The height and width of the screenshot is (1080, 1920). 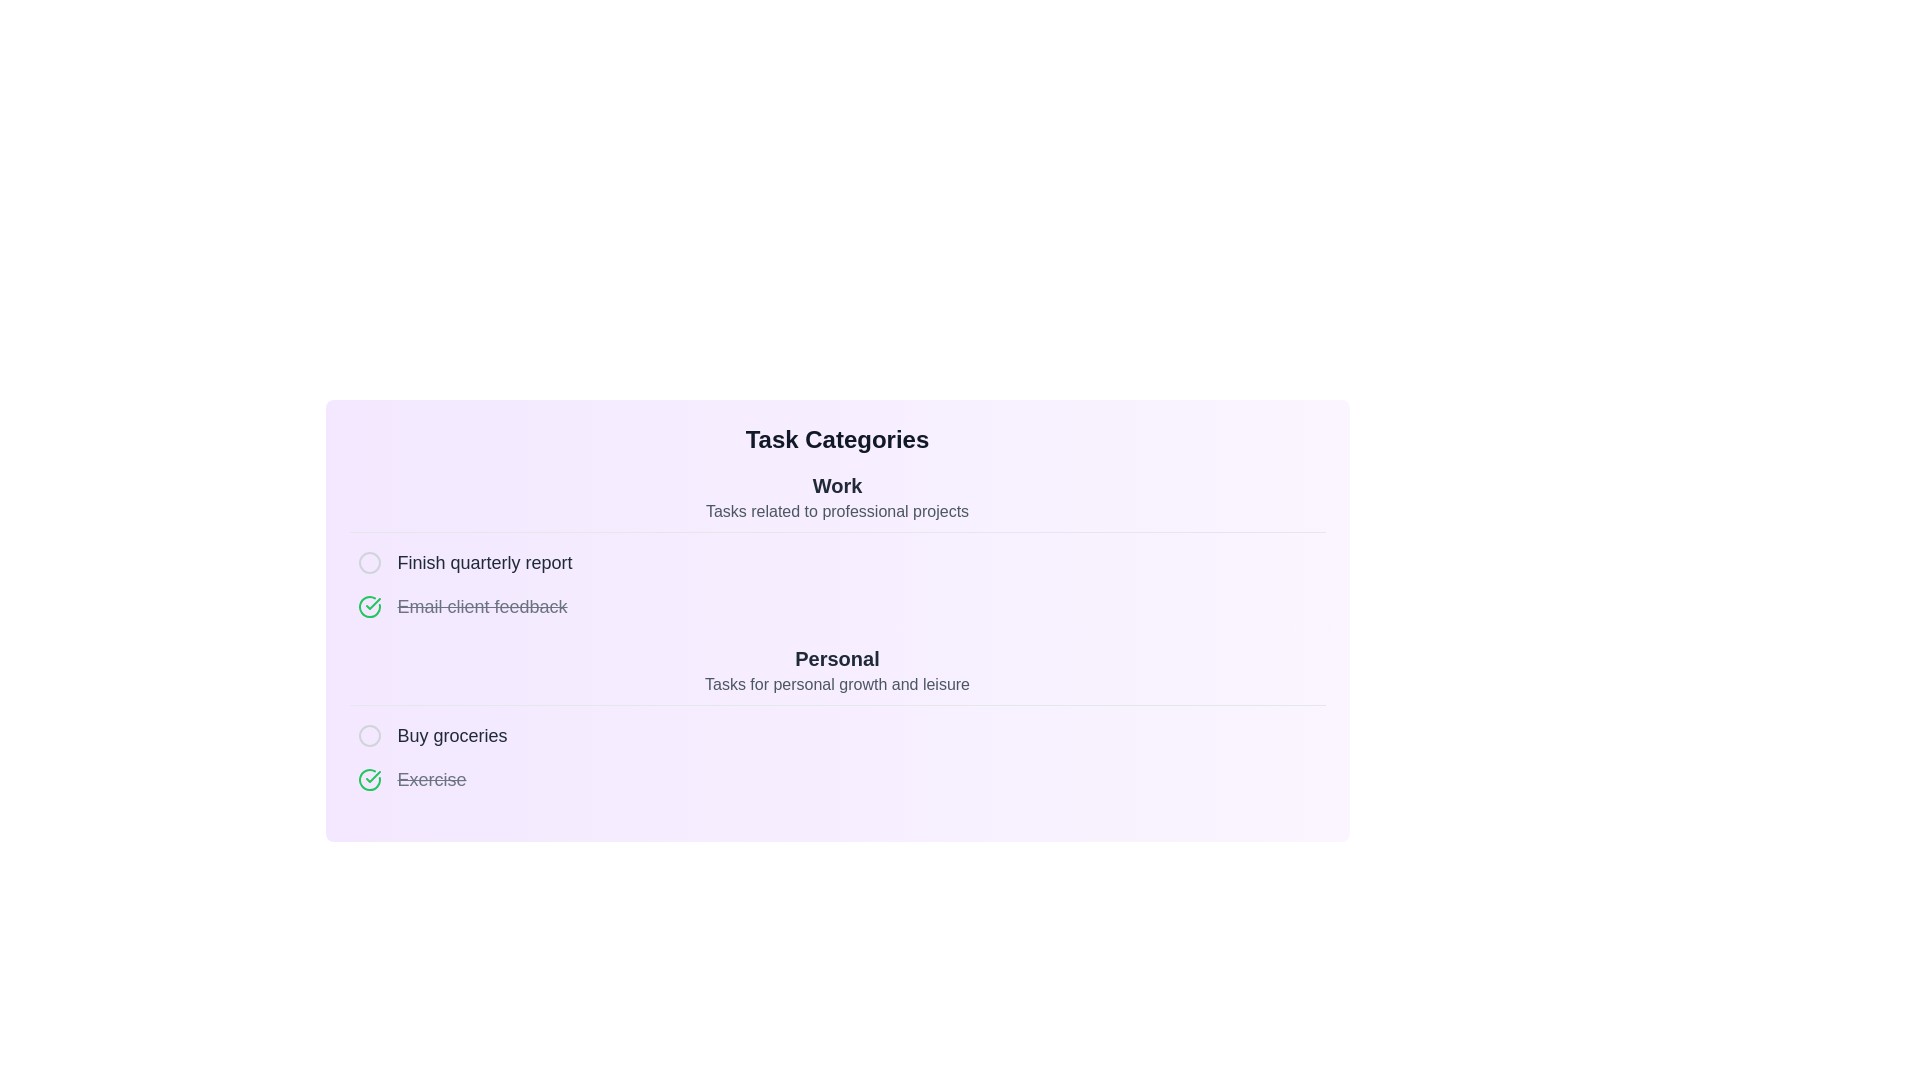 I want to click on the circular SVG graphic element with a solid stroke in light gray color next to the text 'Buy groceries' under the 'Personal' category, so click(x=369, y=736).